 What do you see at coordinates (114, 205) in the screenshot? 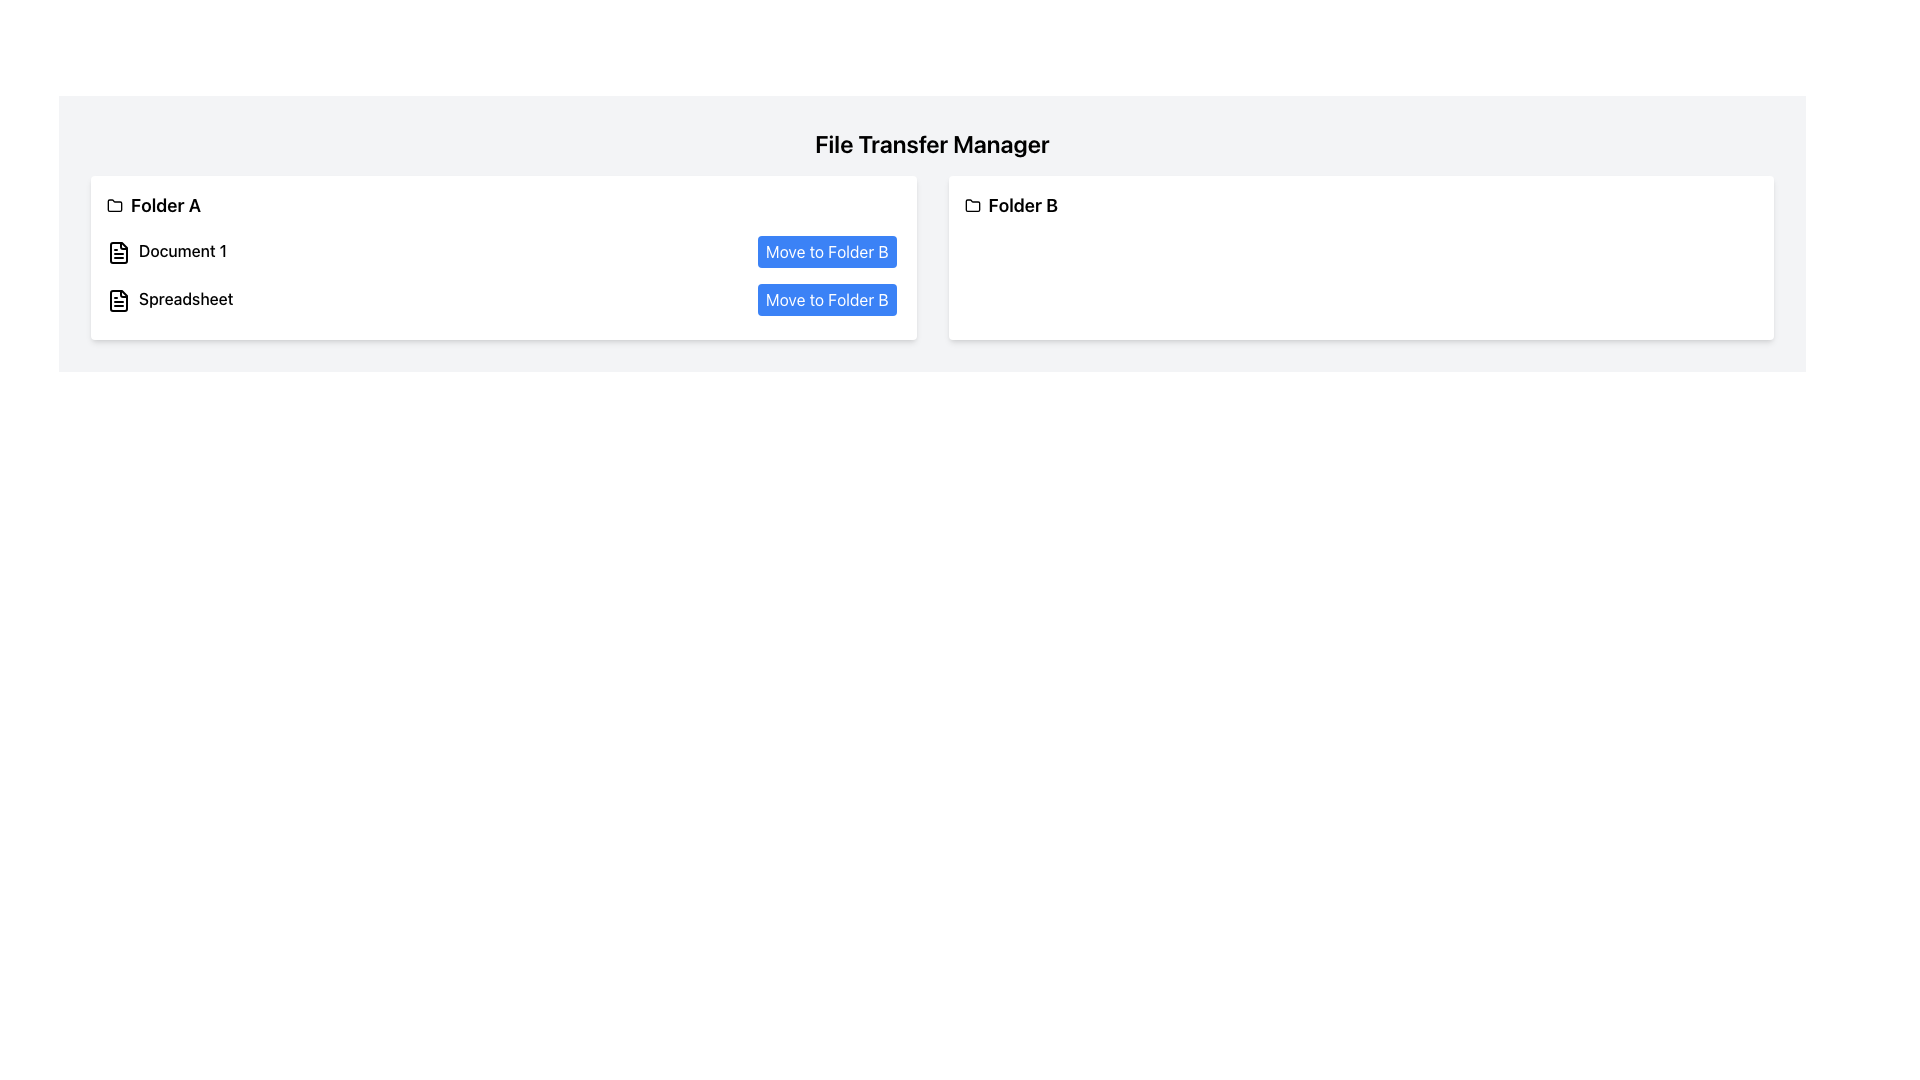
I see `the small folder icon with rounded edges, located to the left of the text 'Folder A' in the 'File Transfer Manager' panel` at bounding box center [114, 205].